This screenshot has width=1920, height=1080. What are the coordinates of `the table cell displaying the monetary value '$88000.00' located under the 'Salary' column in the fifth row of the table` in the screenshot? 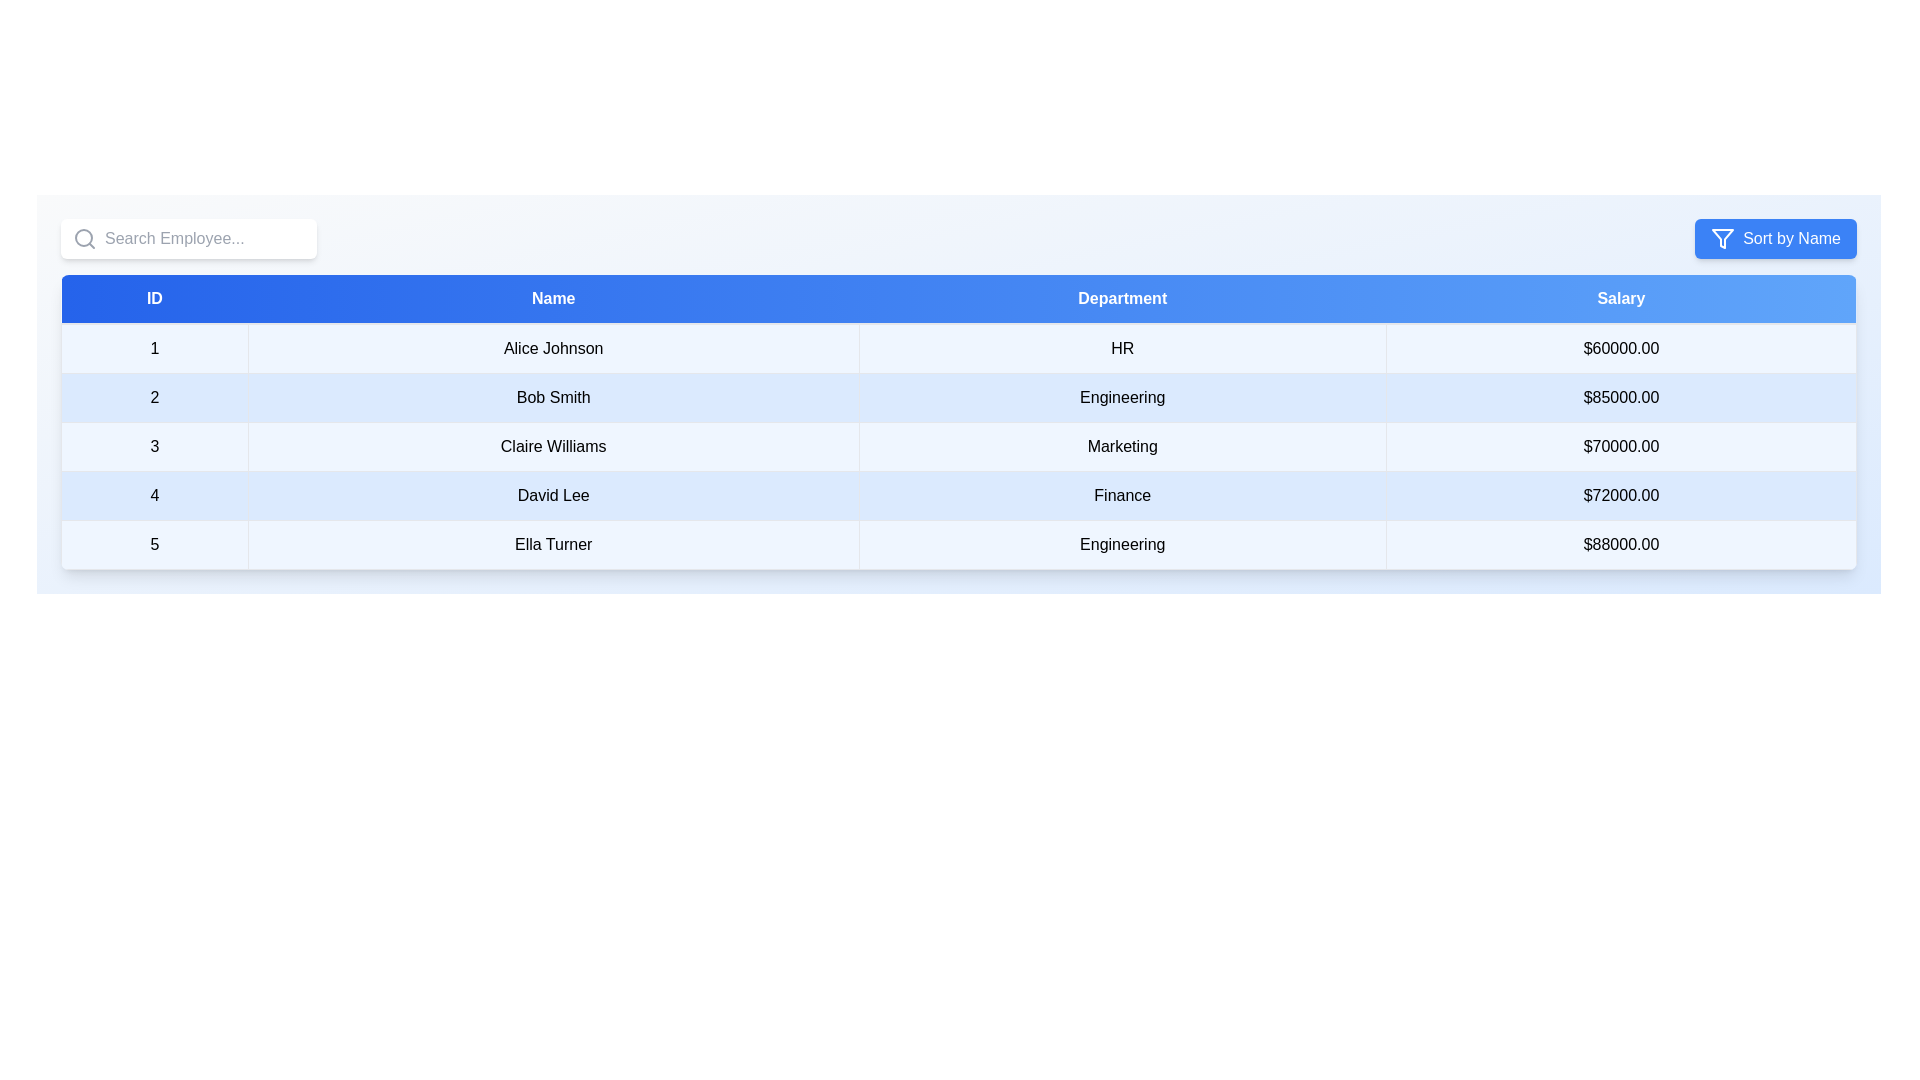 It's located at (1621, 544).